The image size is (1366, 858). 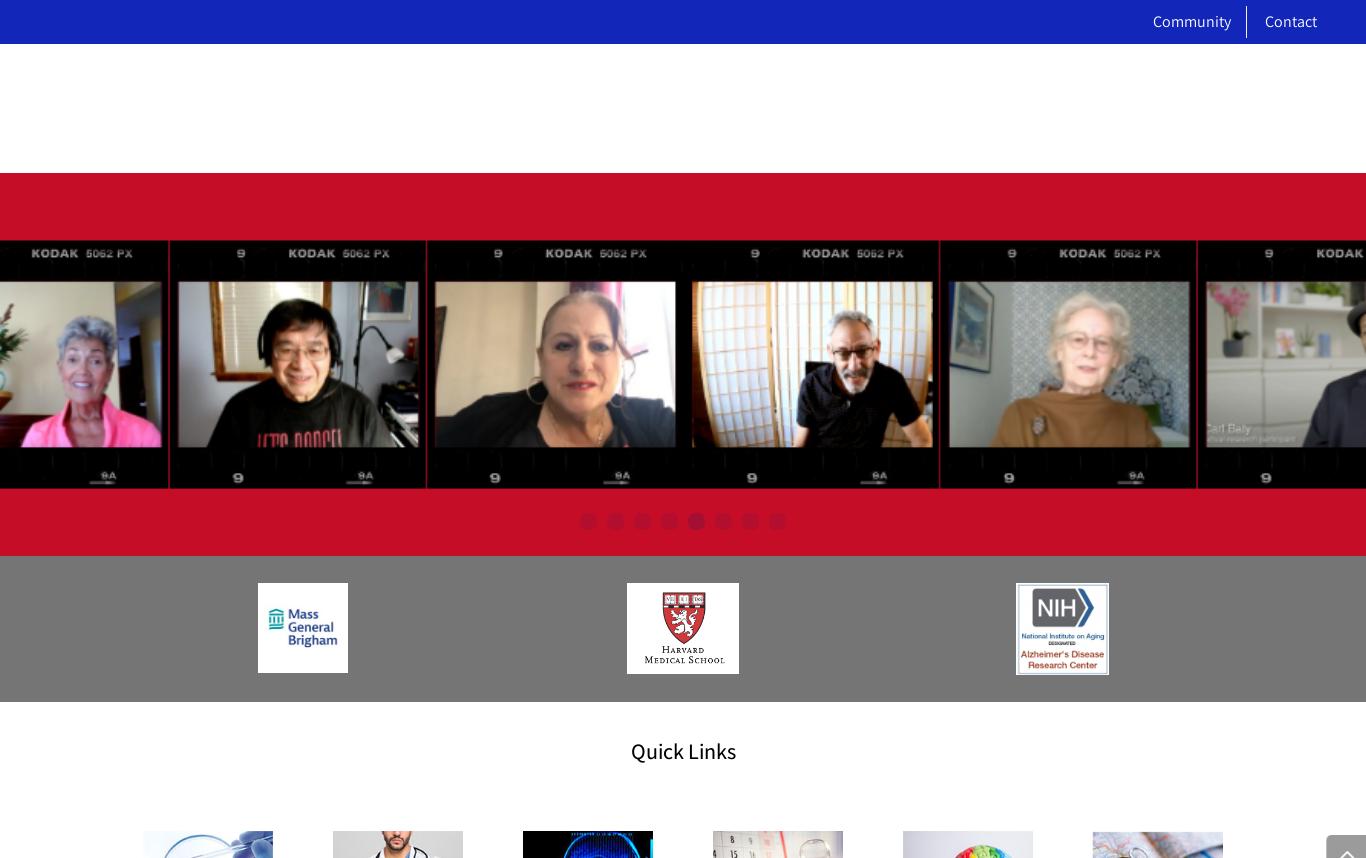 I want to click on 'Donate', so click(x=495, y=658).